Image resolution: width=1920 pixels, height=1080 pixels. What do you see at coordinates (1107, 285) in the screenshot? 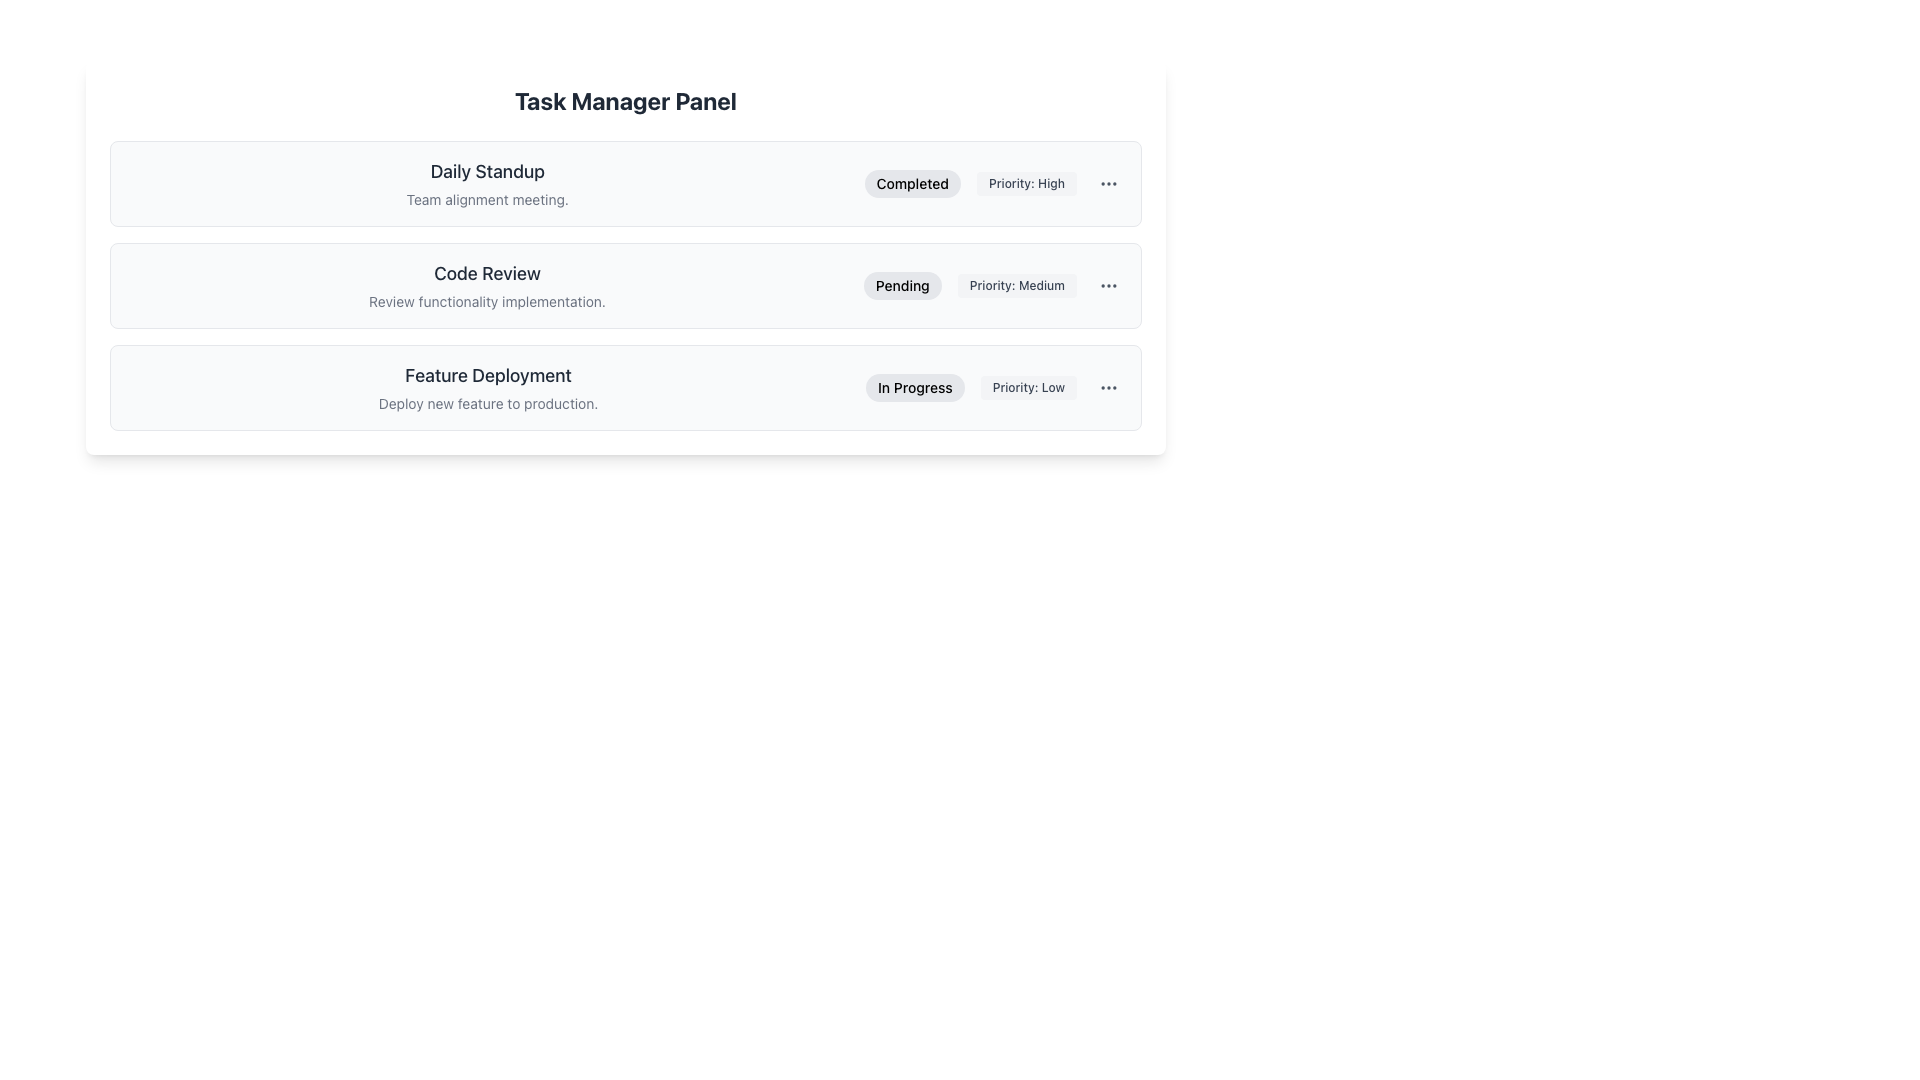
I see `the icon button with three horizontal dots located at the far-right end of the row labeled 'Pending' and 'Priority: Medium'` at bounding box center [1107, 285].